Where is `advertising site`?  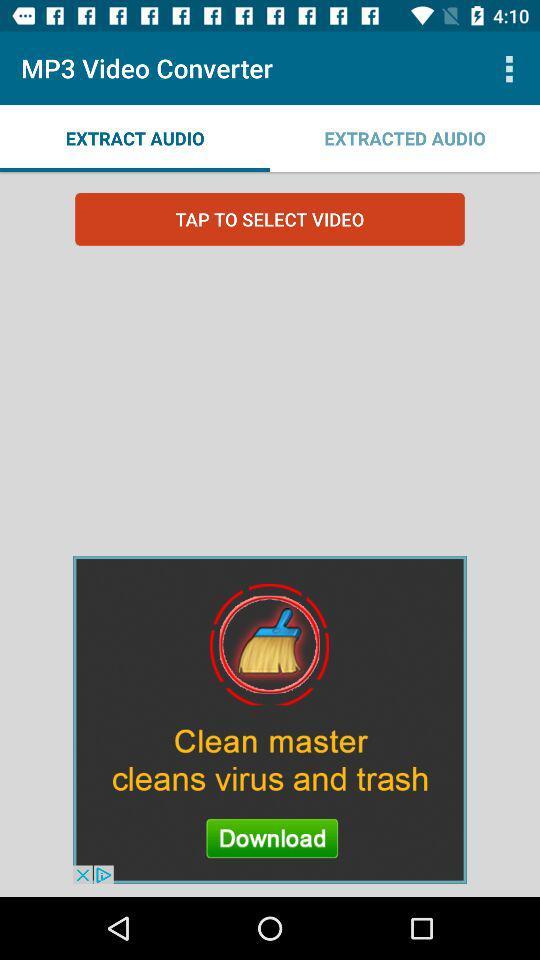
advertising site is located at coordinates (270, 719).